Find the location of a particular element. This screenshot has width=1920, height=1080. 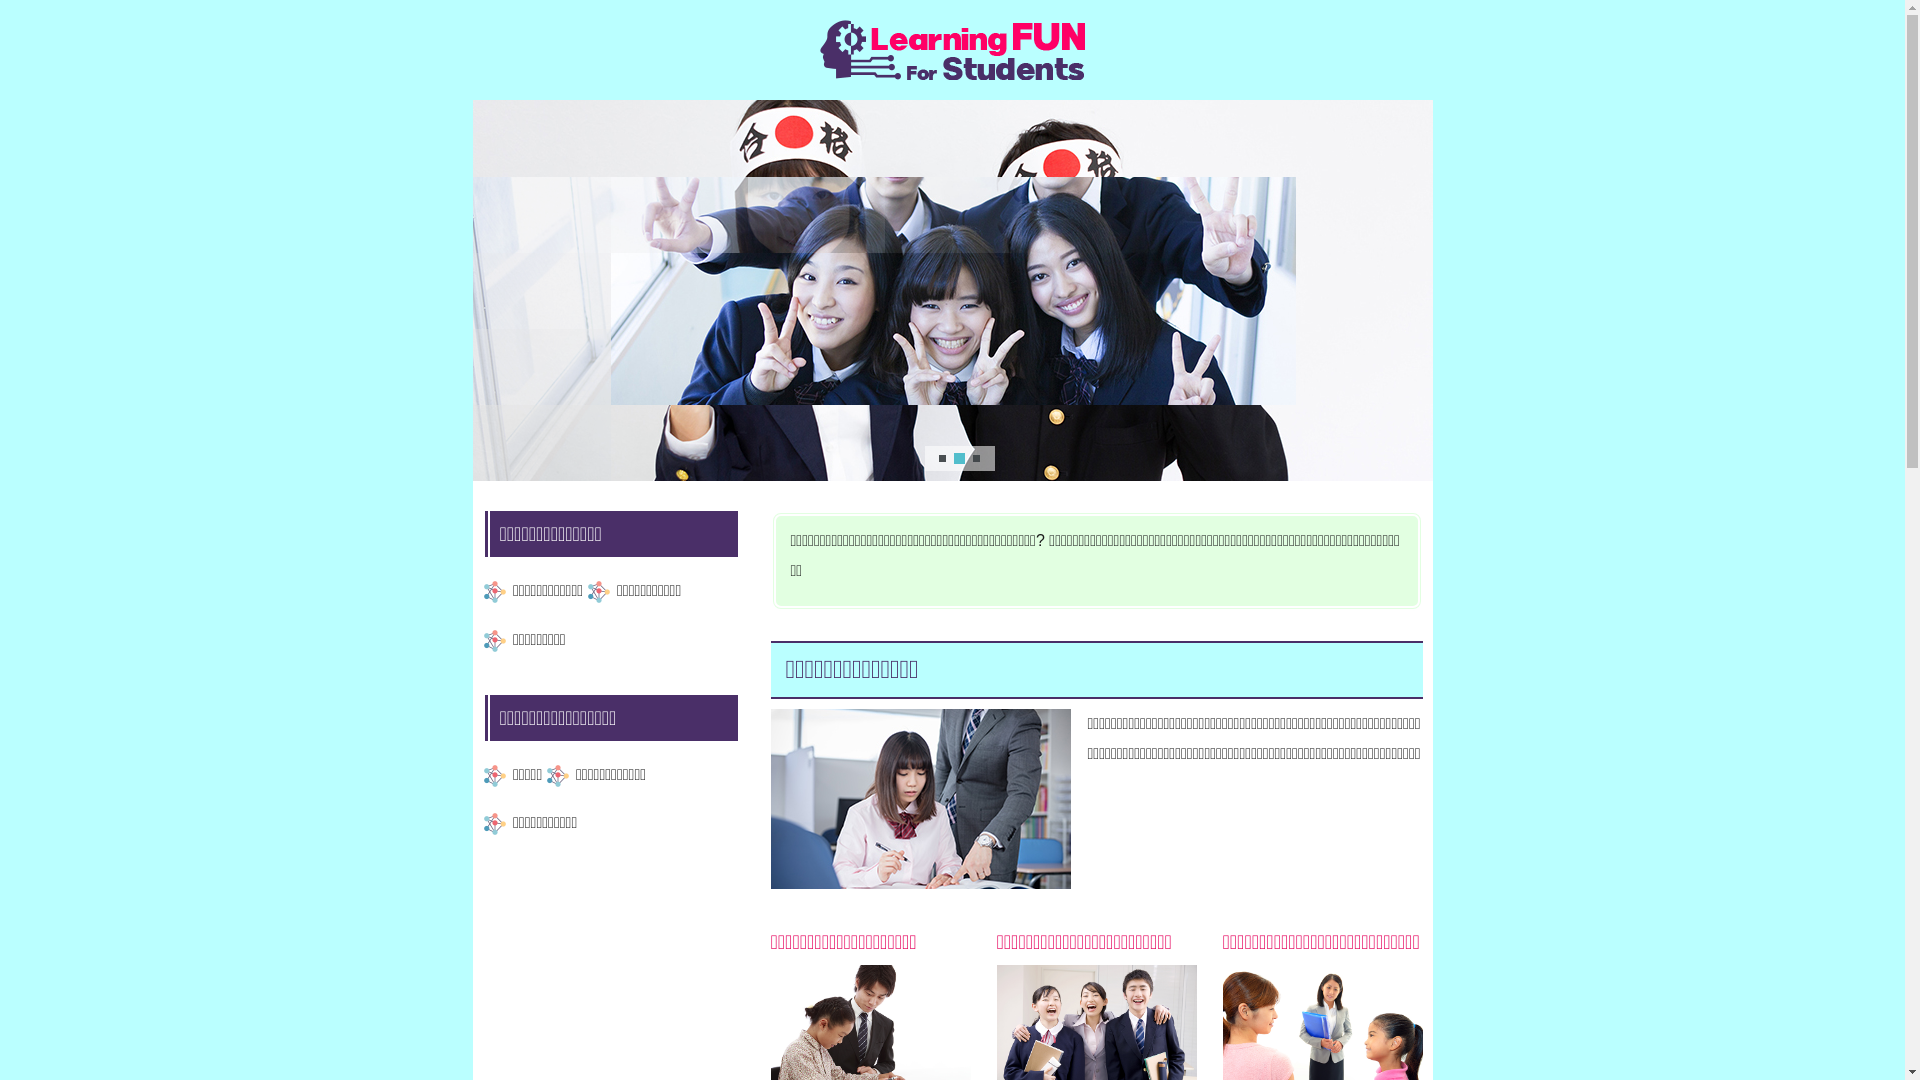

'1' is located at coordinates (941, 458).